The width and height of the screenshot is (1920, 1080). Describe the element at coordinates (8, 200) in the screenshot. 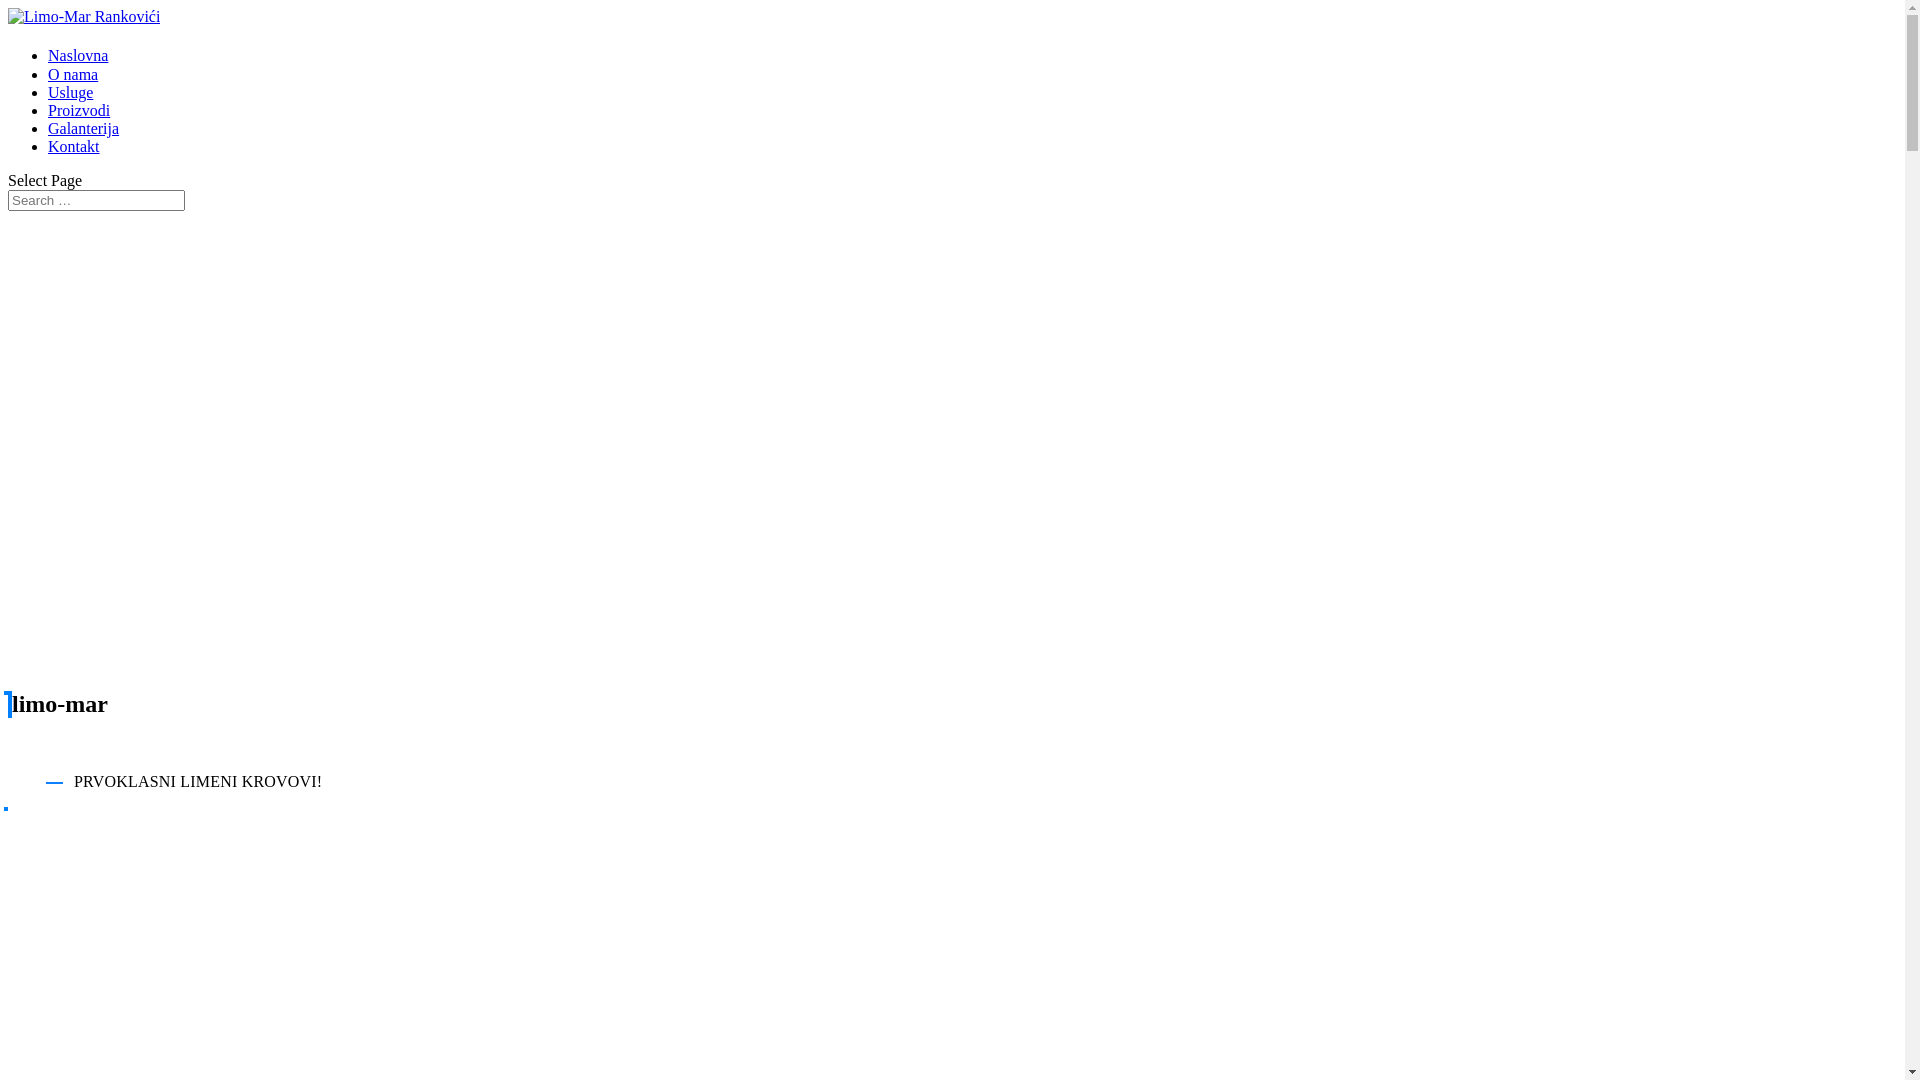

I see `'Search for:'` at that location.